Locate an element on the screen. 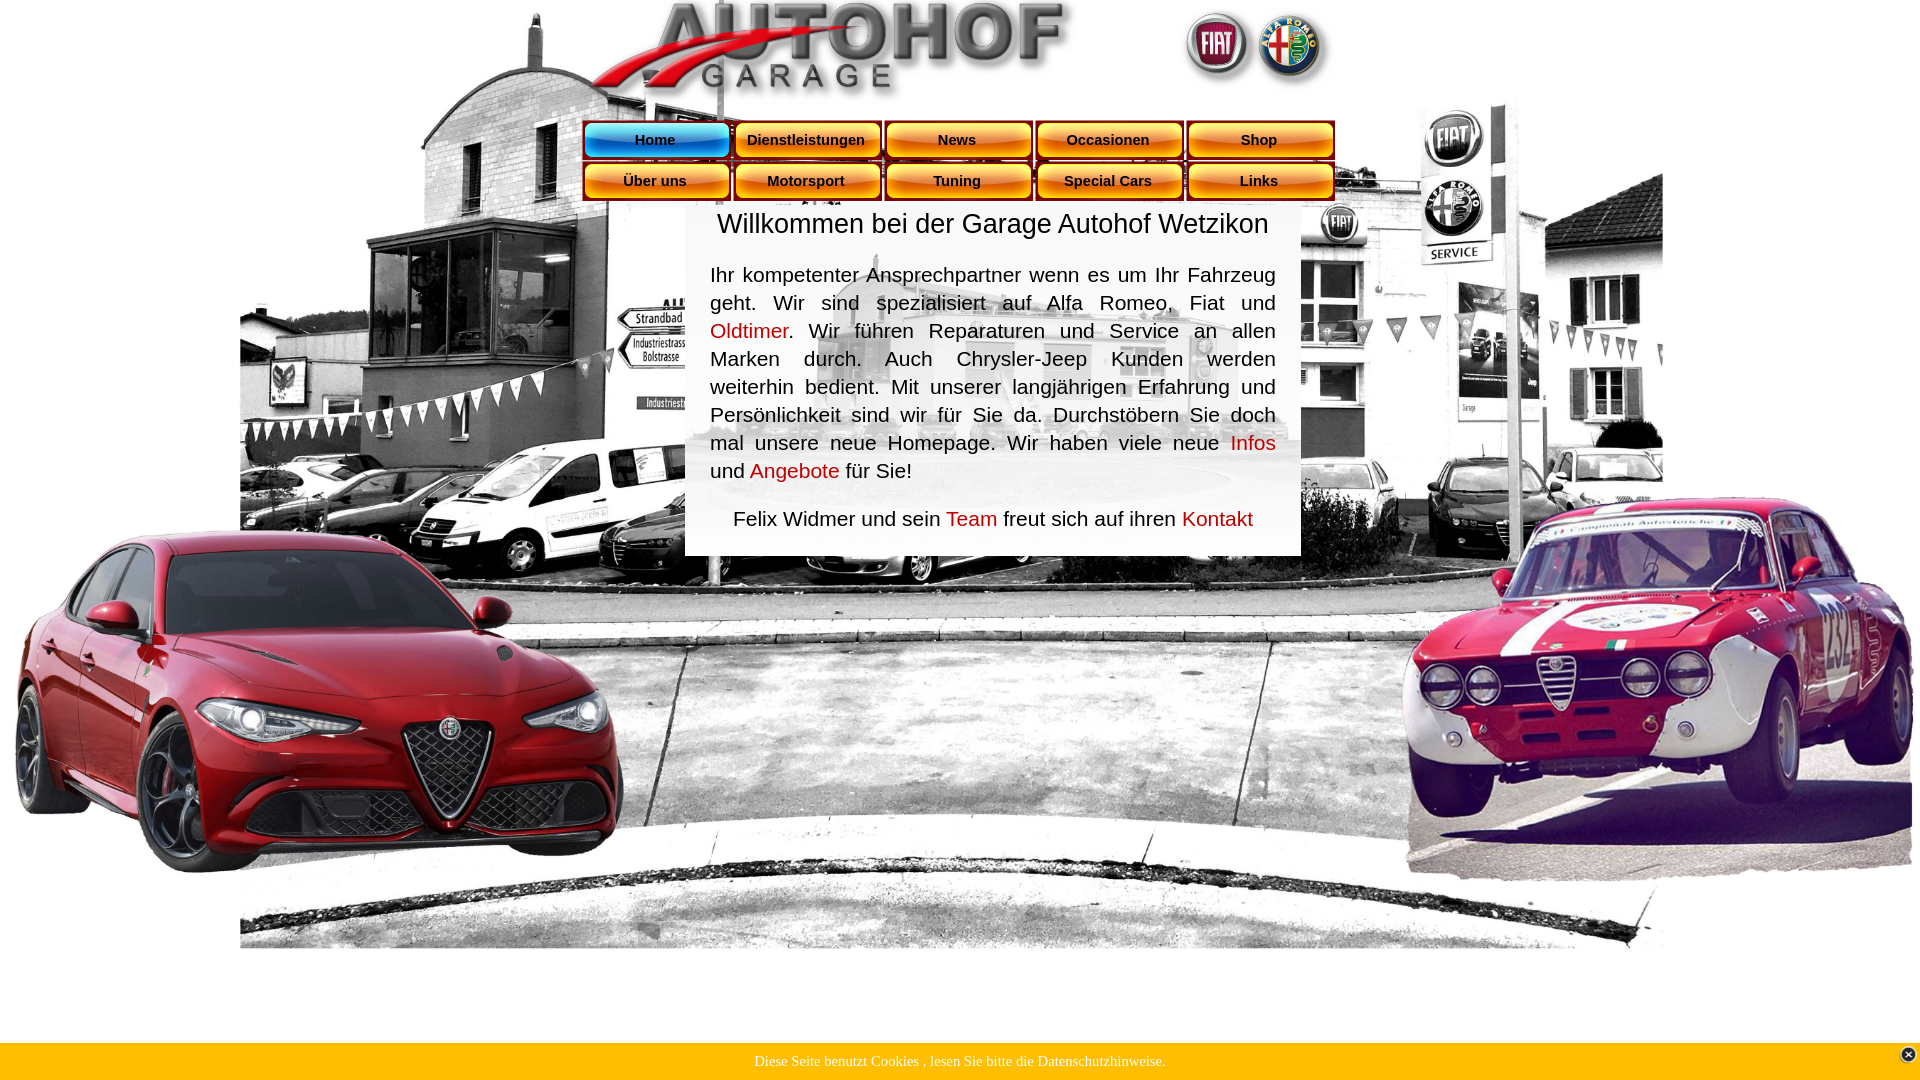 Image resolution: width=1920 pixels, height=1080 pixels. 'Infos' is located at coordinates (1251, 441).